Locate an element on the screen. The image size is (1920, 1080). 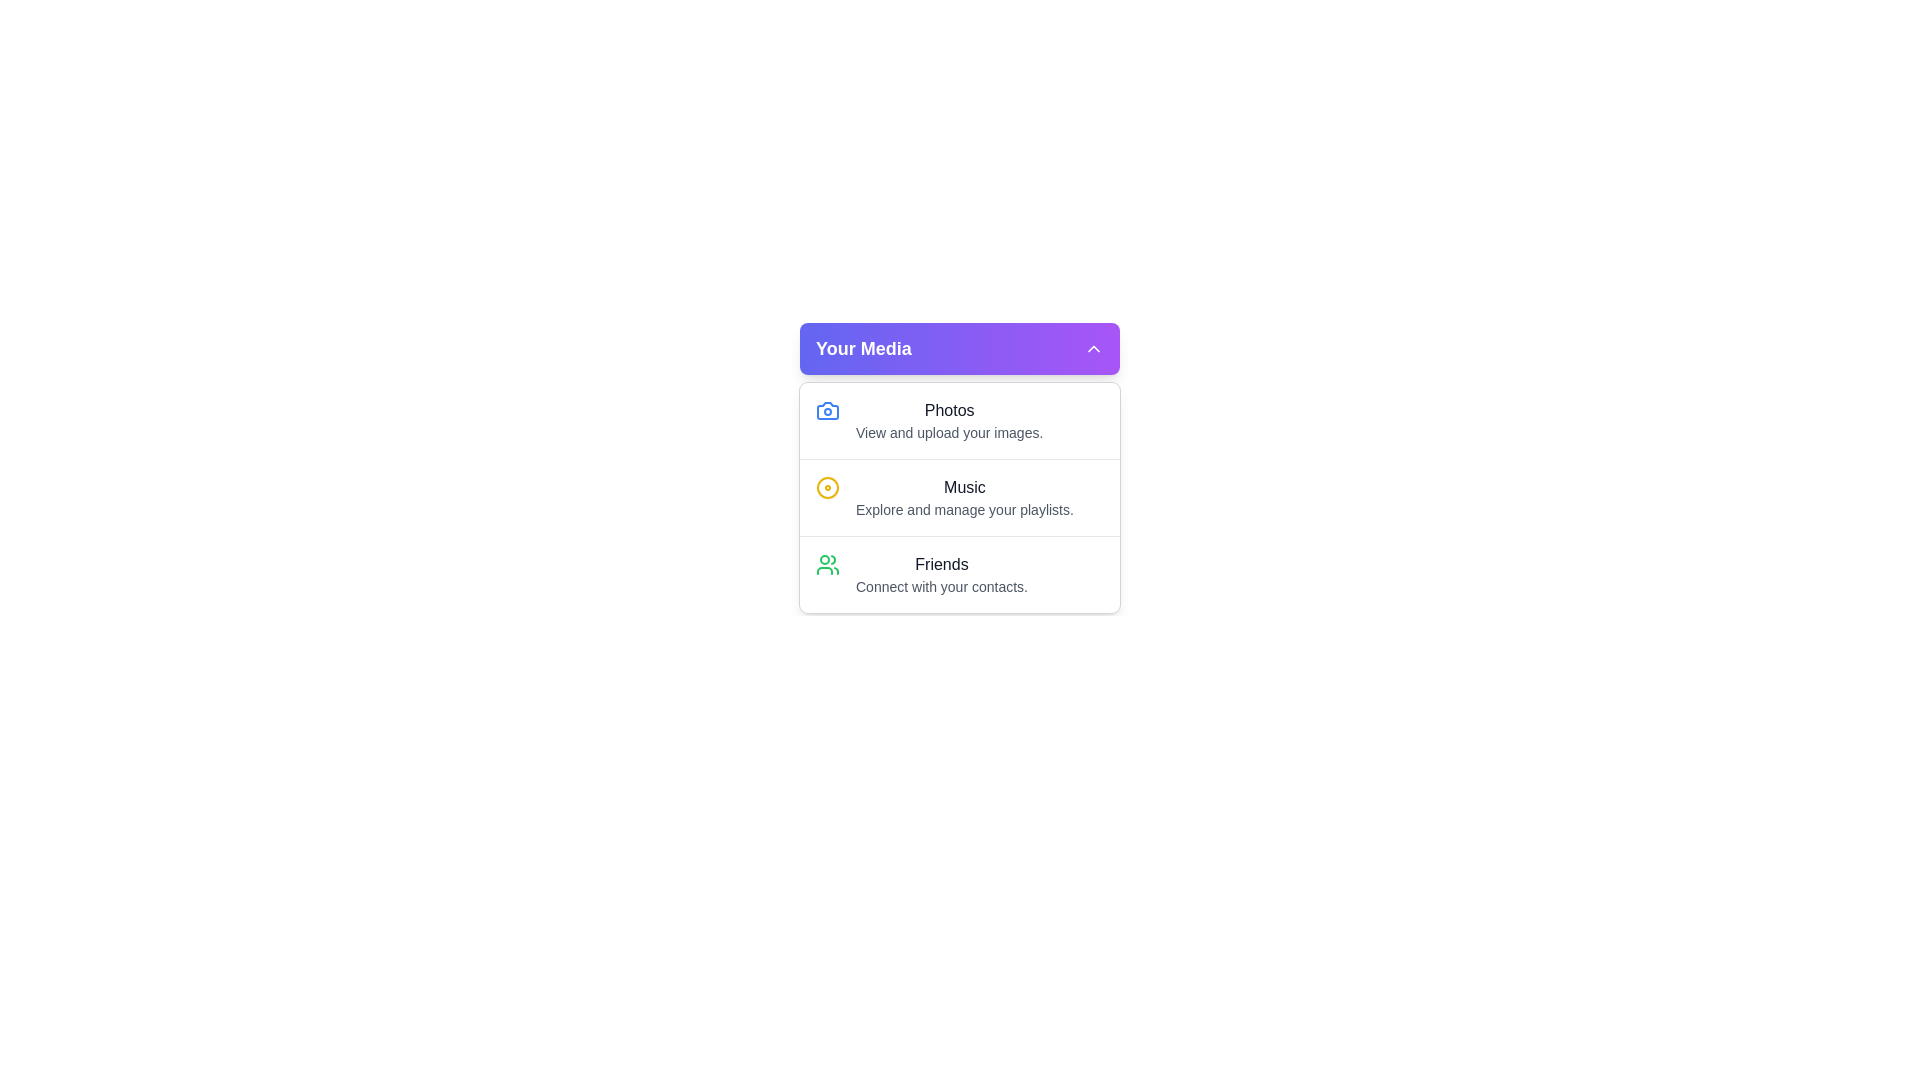
the outer decorative circle element that serves as a boundary for the 'Music' icon in the vertically stacked options menu is located at coordinates (828, 488).